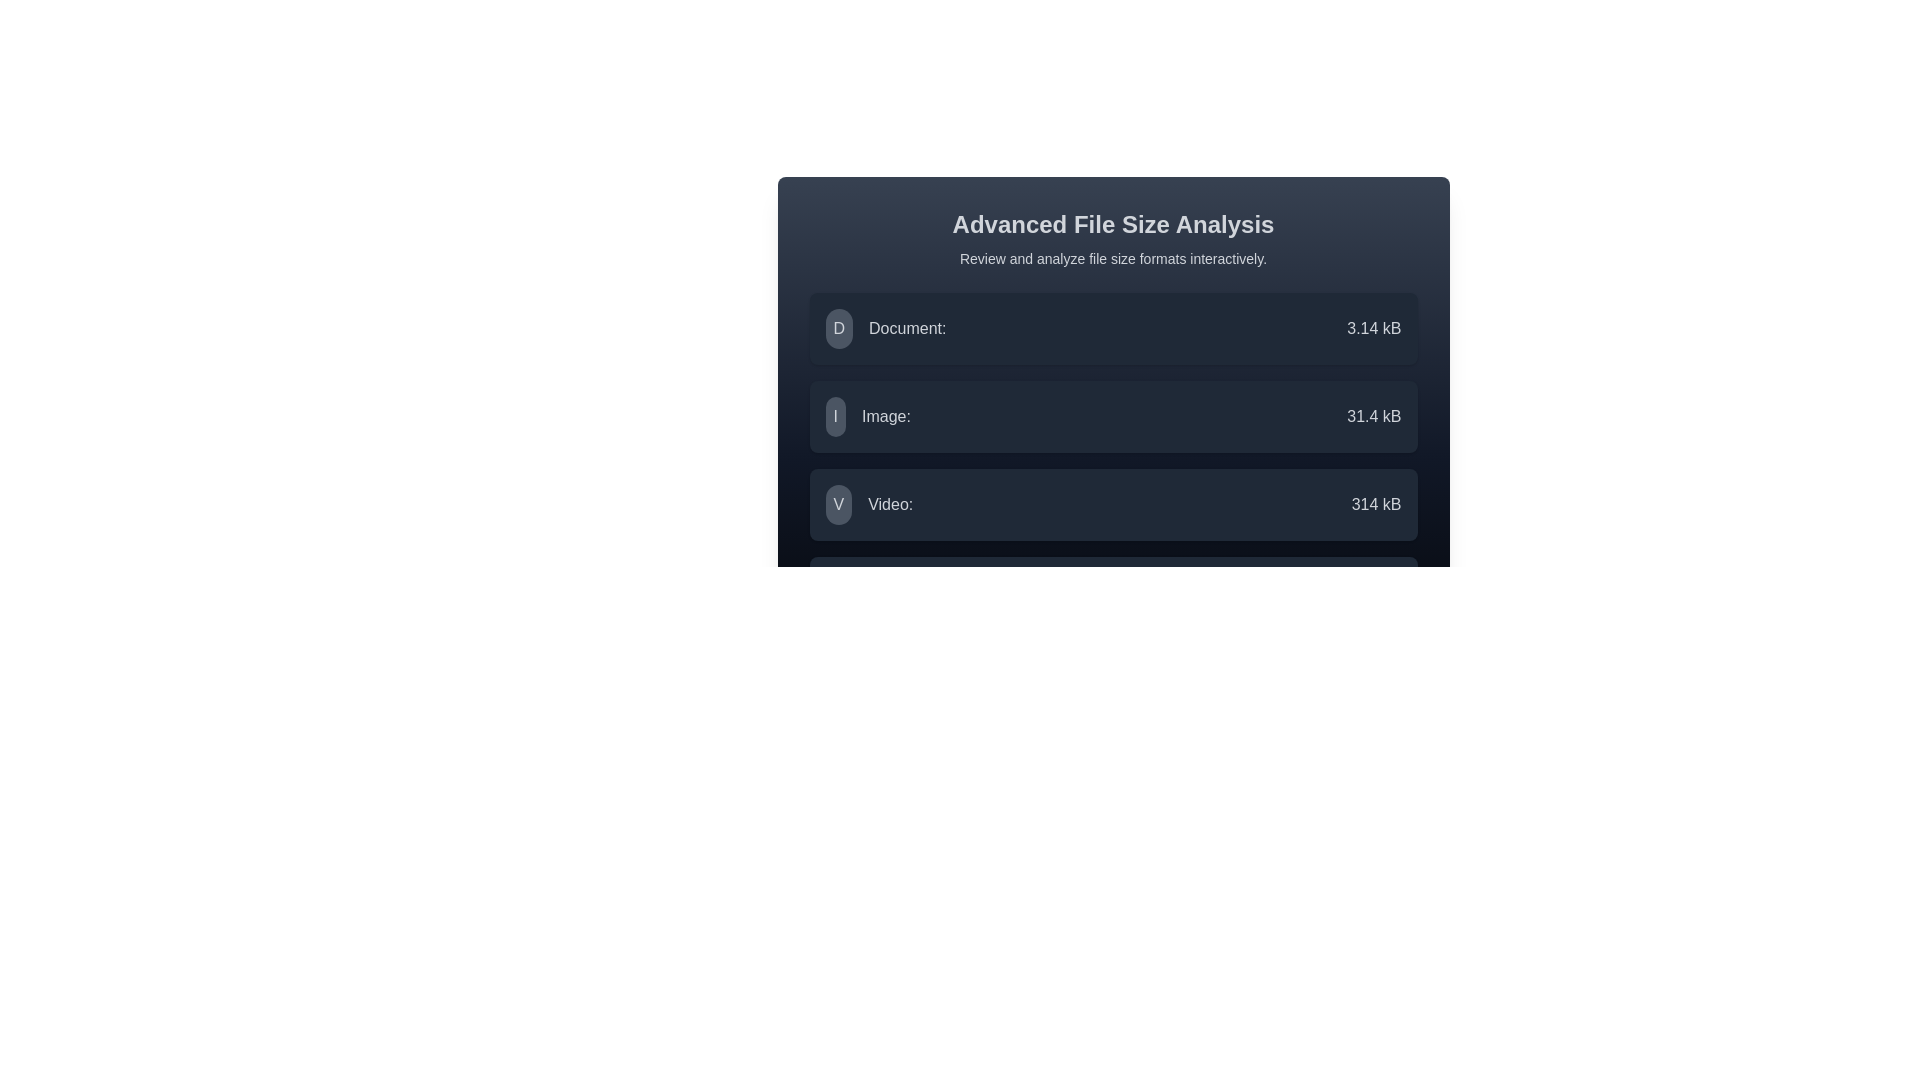 The width and height of the screenshot is (1920, 1080). Describe the element at coordinates (1112, 504) in the screenshot. I see `the Informational tile displaying 'Video' and its size '314 kB'` at that location.